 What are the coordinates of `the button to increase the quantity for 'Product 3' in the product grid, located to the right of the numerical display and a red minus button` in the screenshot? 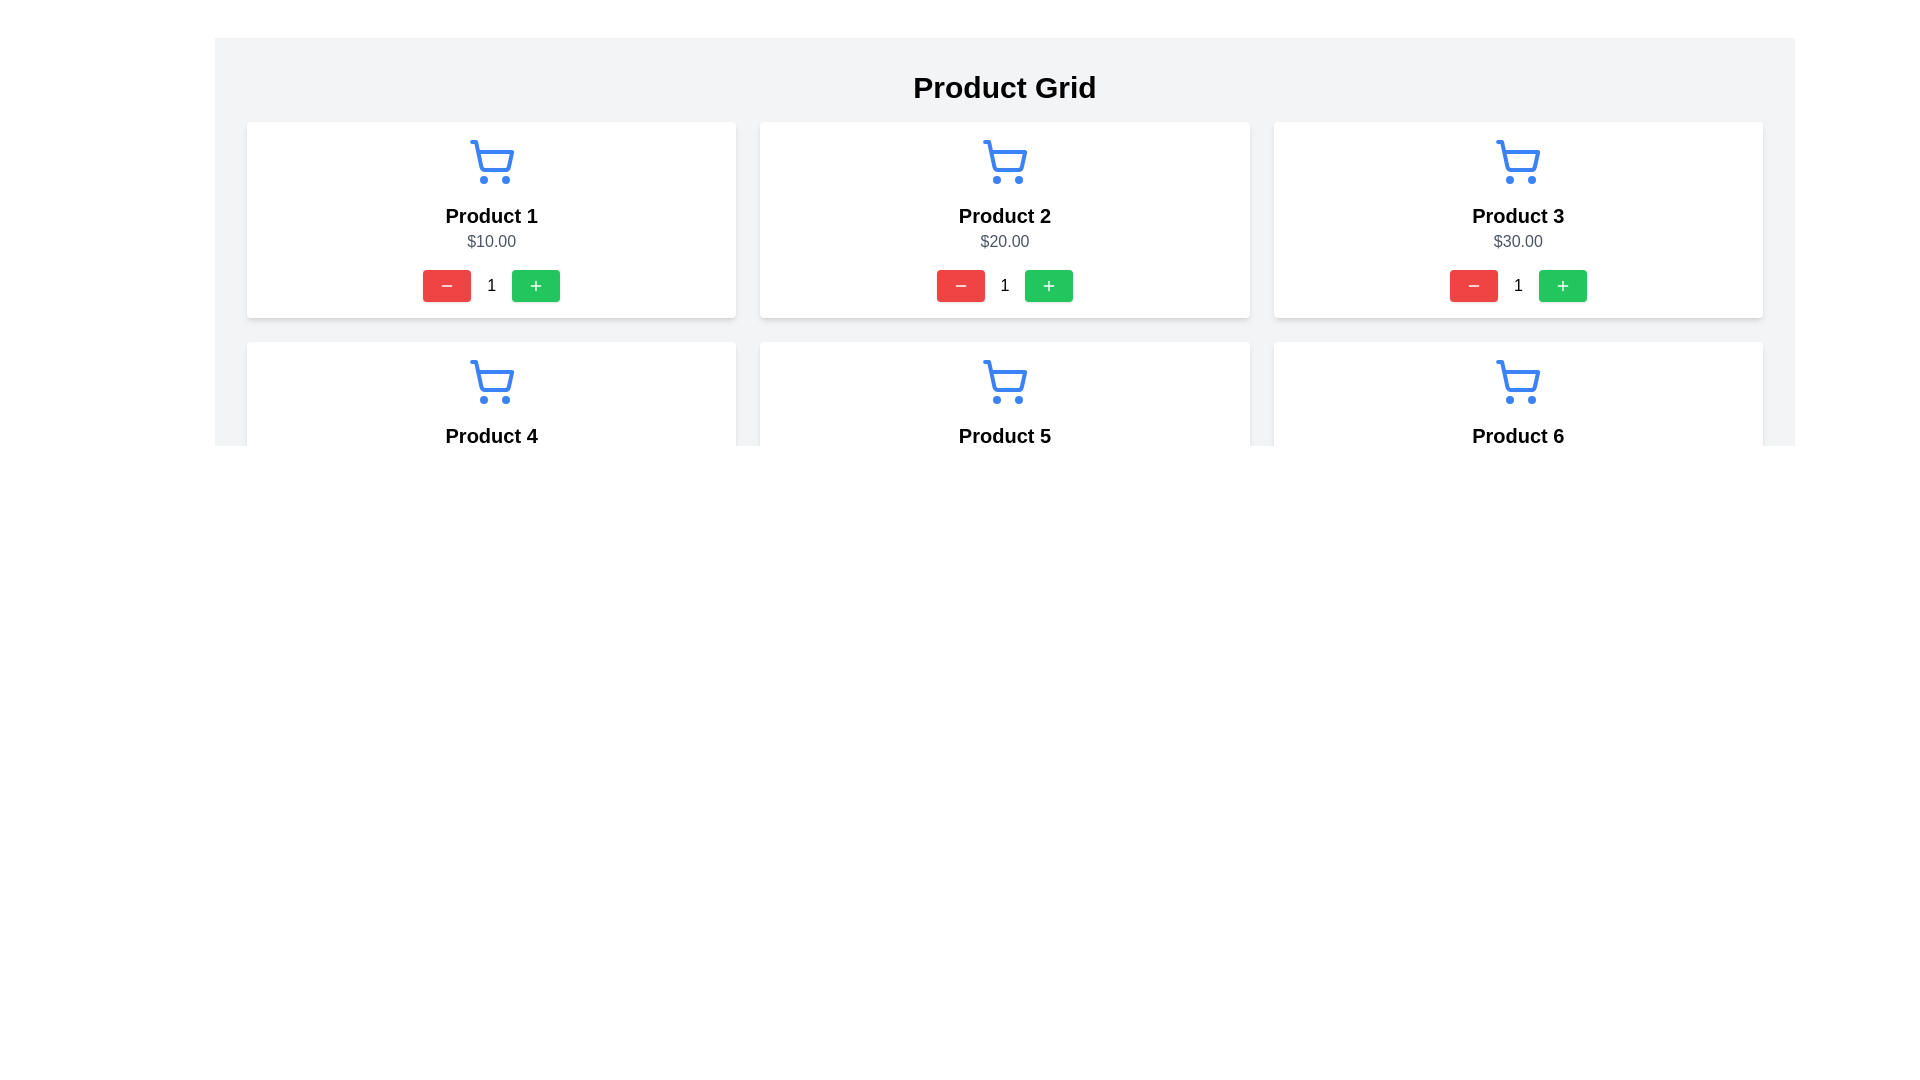 It's located at (1561, 285).